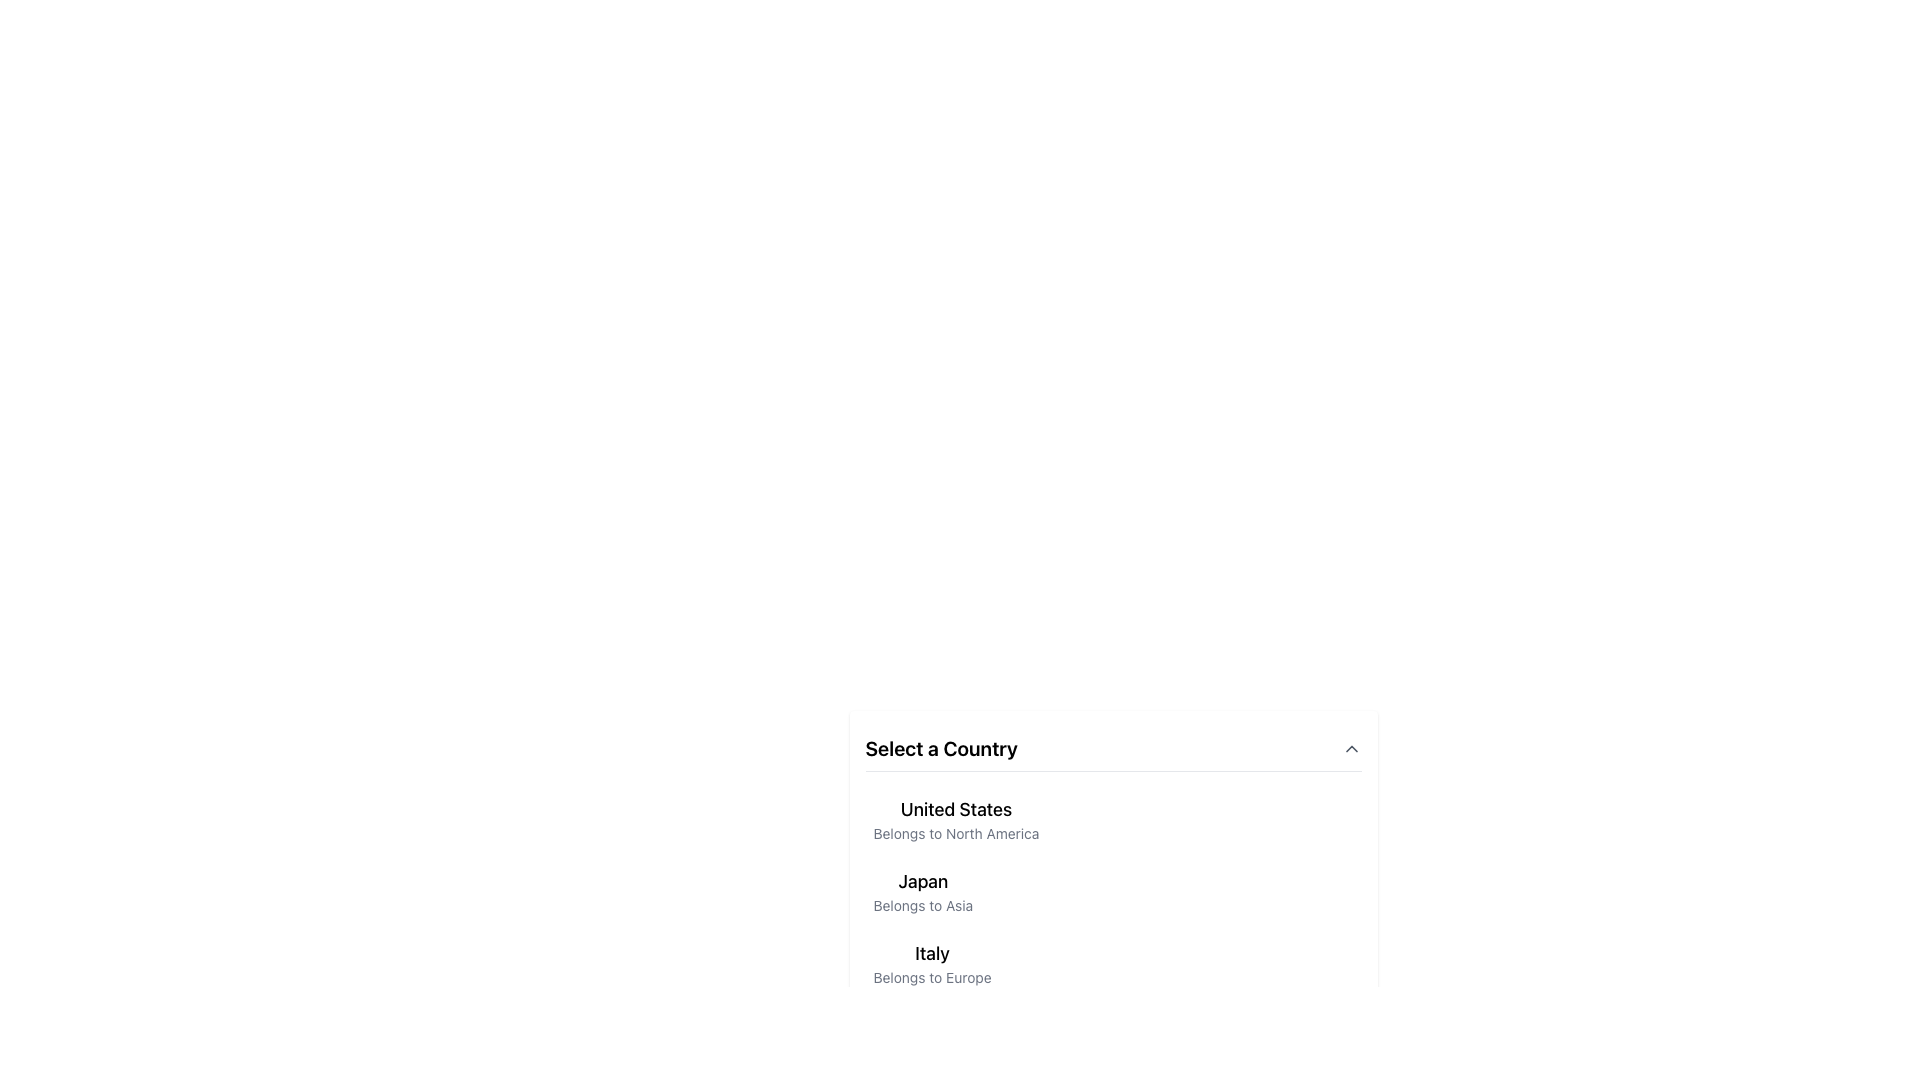 This screenshot has height=1080, width=1920. I want to click on the 'Select a Country' dropdown list, so click(1112, 864).